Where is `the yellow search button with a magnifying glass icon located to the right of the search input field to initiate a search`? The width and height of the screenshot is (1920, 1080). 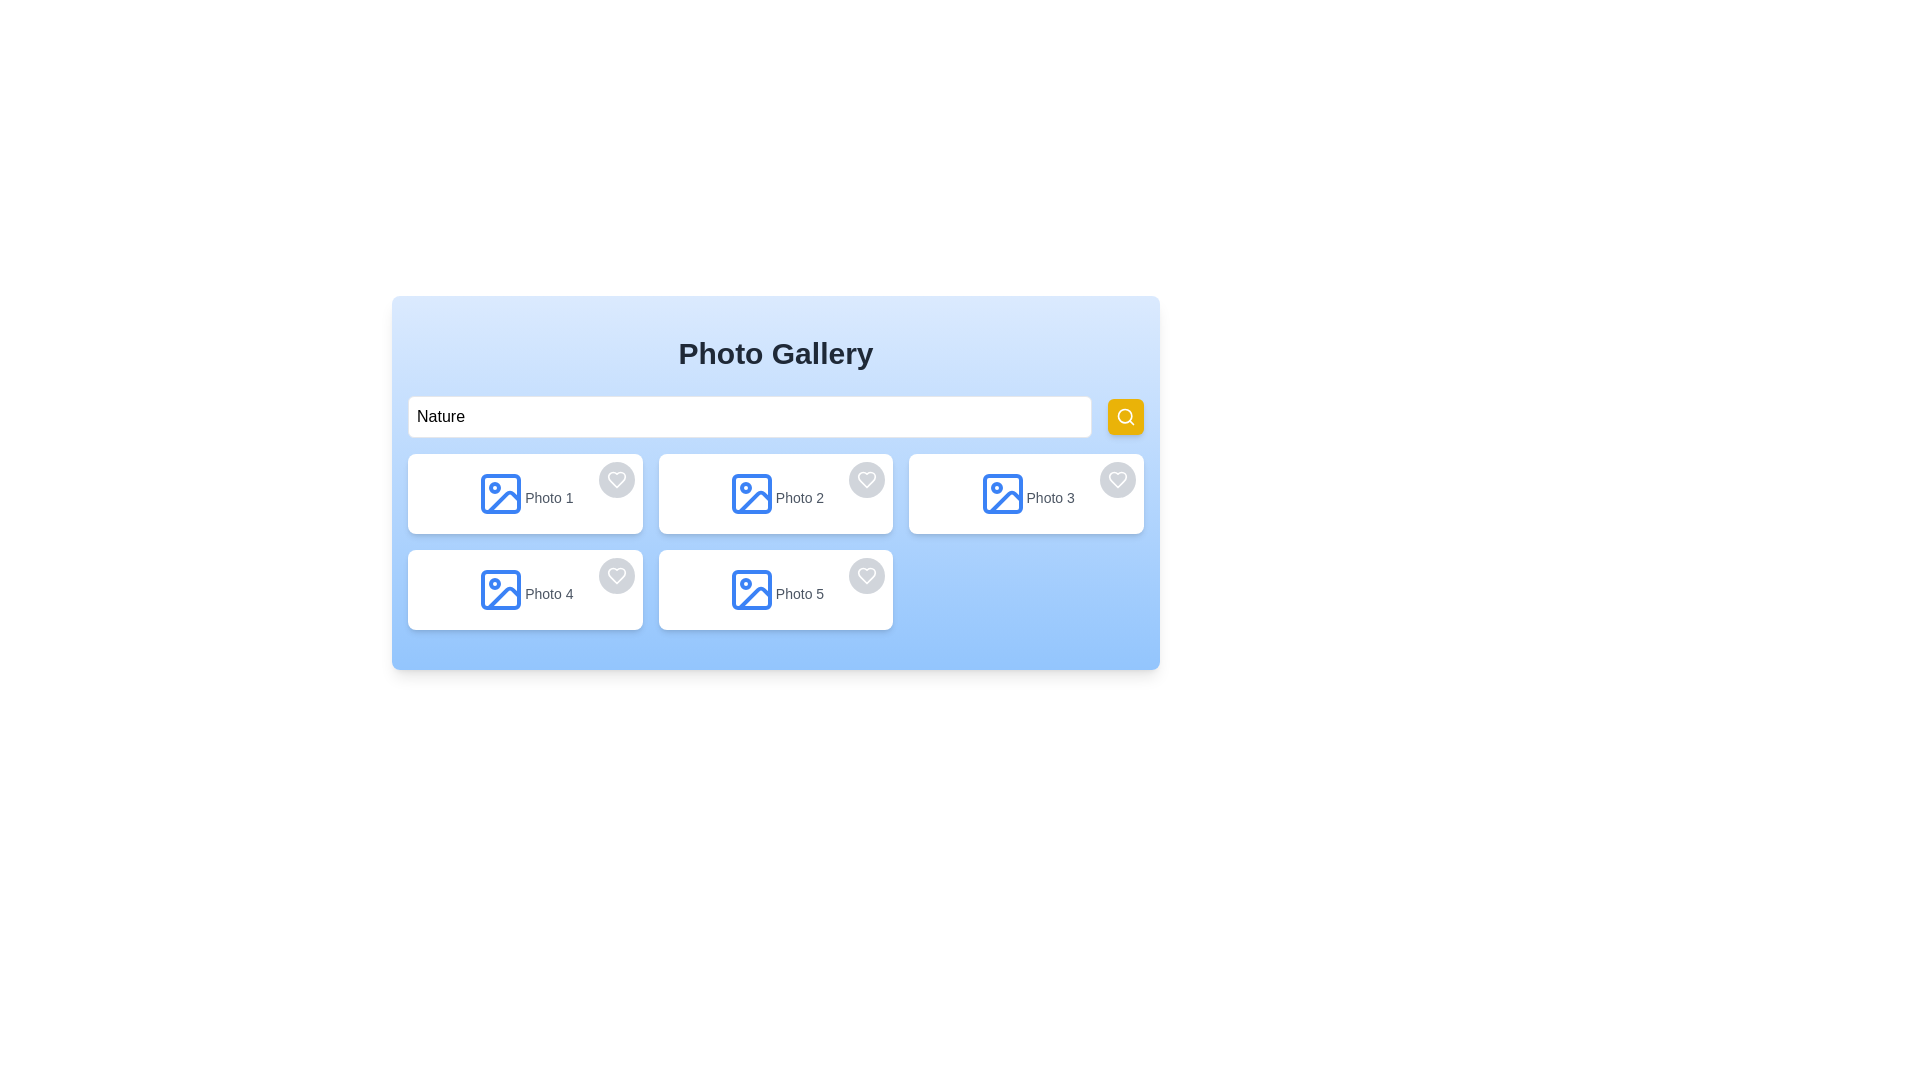
the yellow search button with a magnifying glass icon located to the right of the search input field to initiate a search is located at coordinates (1126, 415).